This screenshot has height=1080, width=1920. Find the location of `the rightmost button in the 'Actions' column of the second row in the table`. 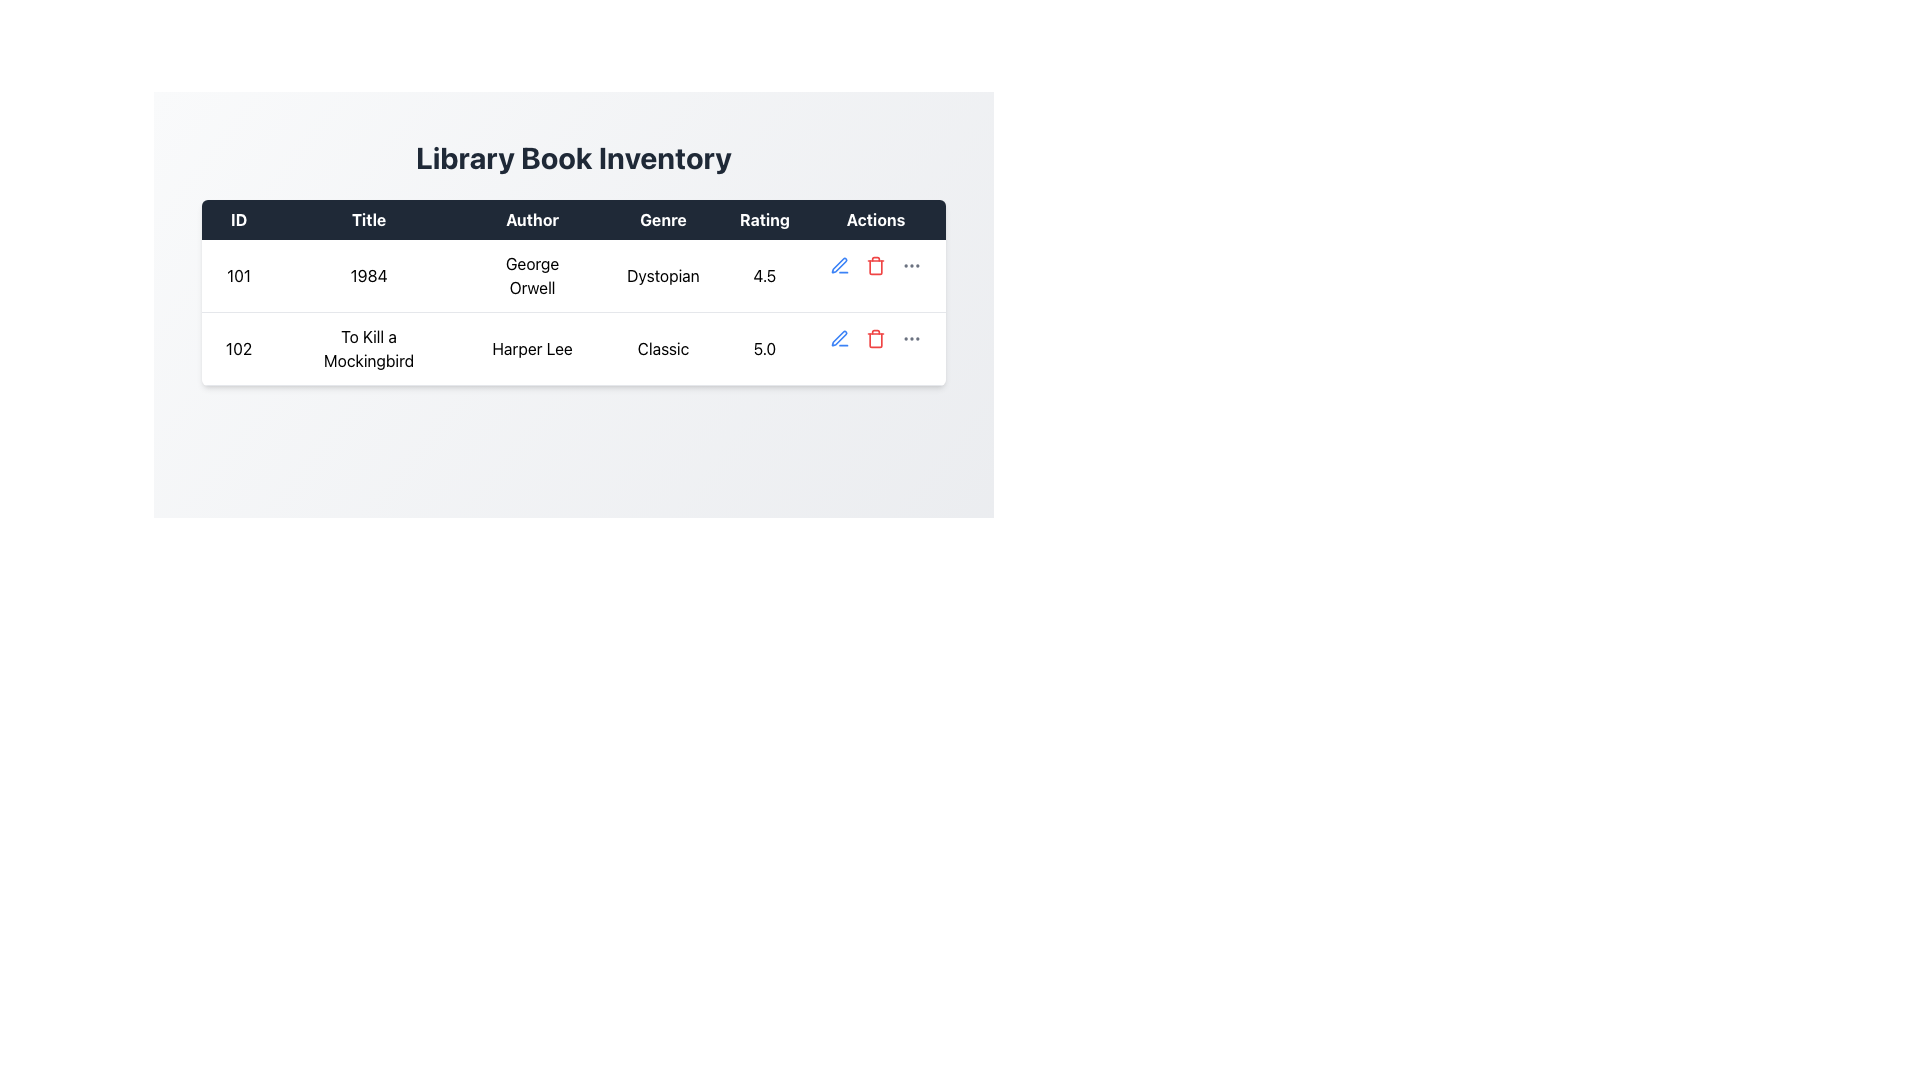

the rightmost button in the 'Actions' column of the second row in the table is located at coordinates (911, 335).